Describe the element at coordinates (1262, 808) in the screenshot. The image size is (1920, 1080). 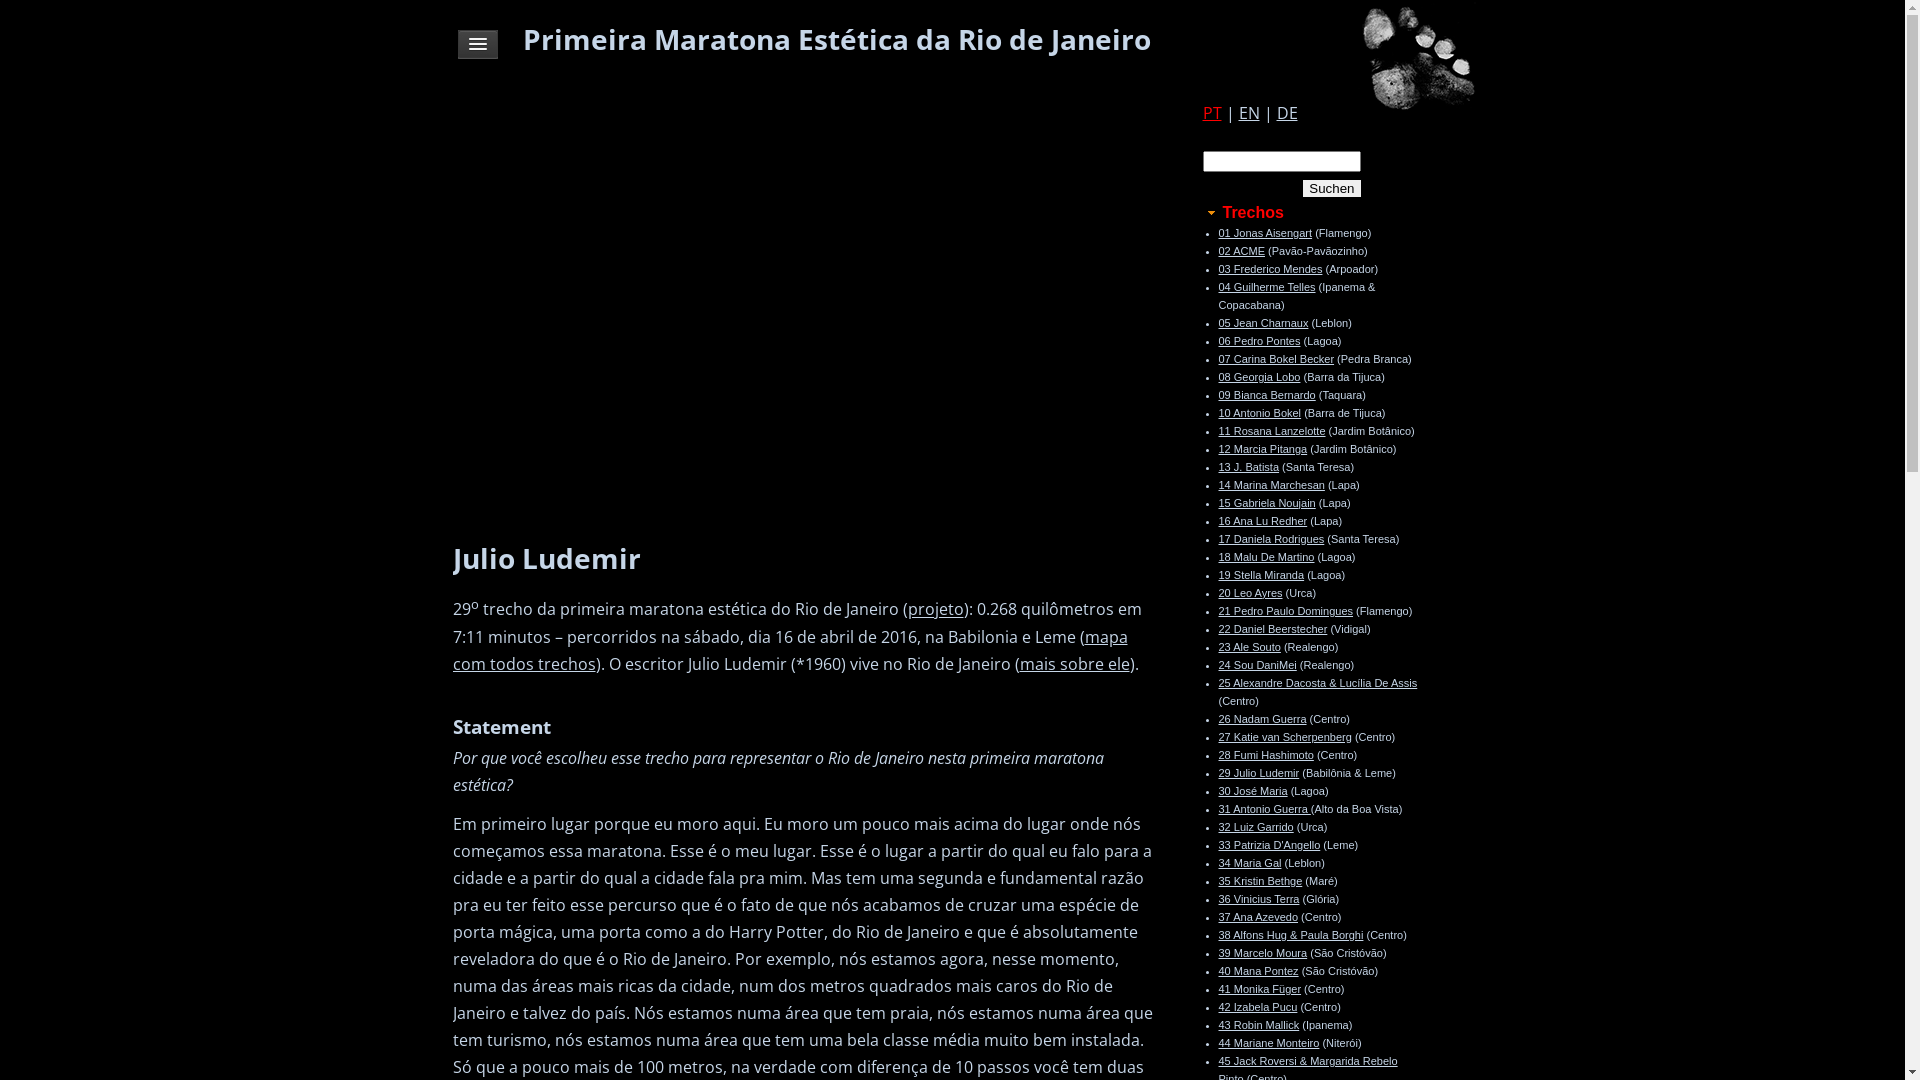
I see `'31 Antonio Guerra'` at that location.